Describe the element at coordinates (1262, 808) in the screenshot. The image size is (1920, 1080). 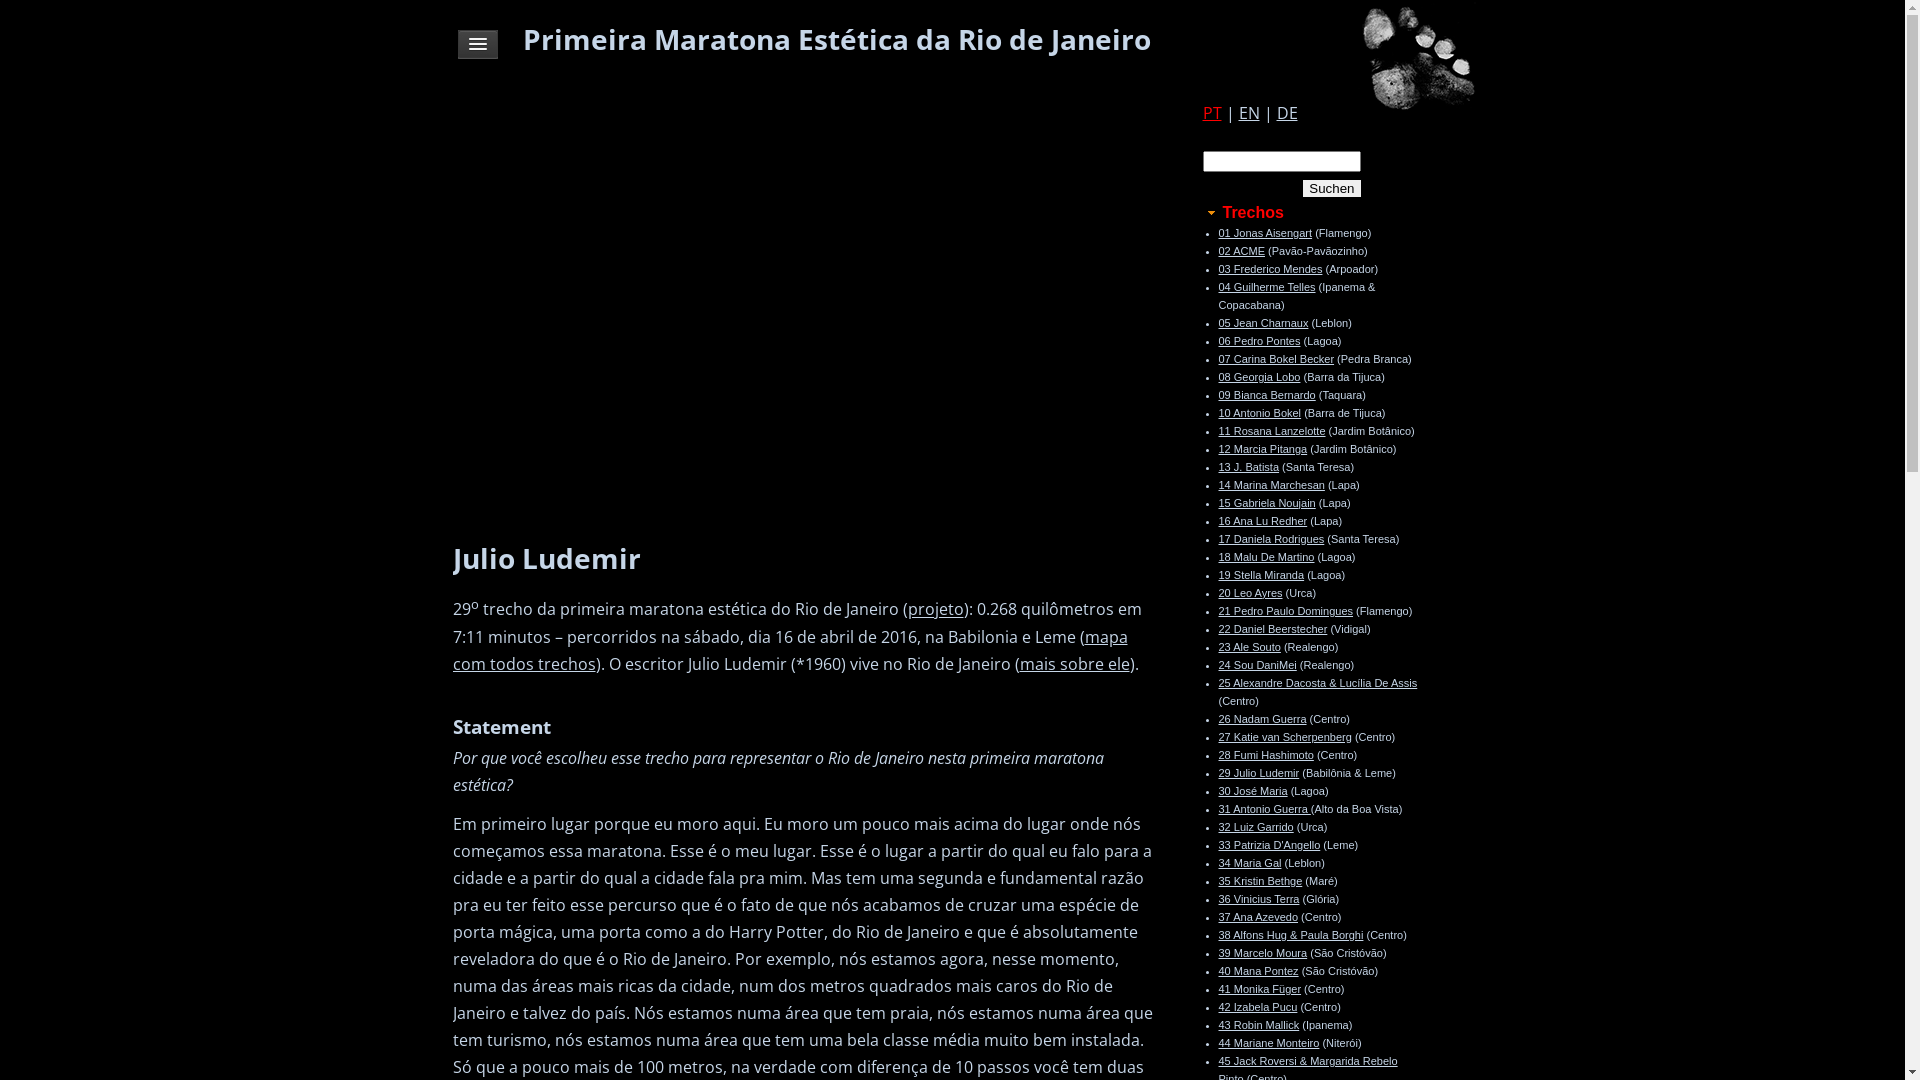
I see `'31 Antonio Guerra'` at that location.